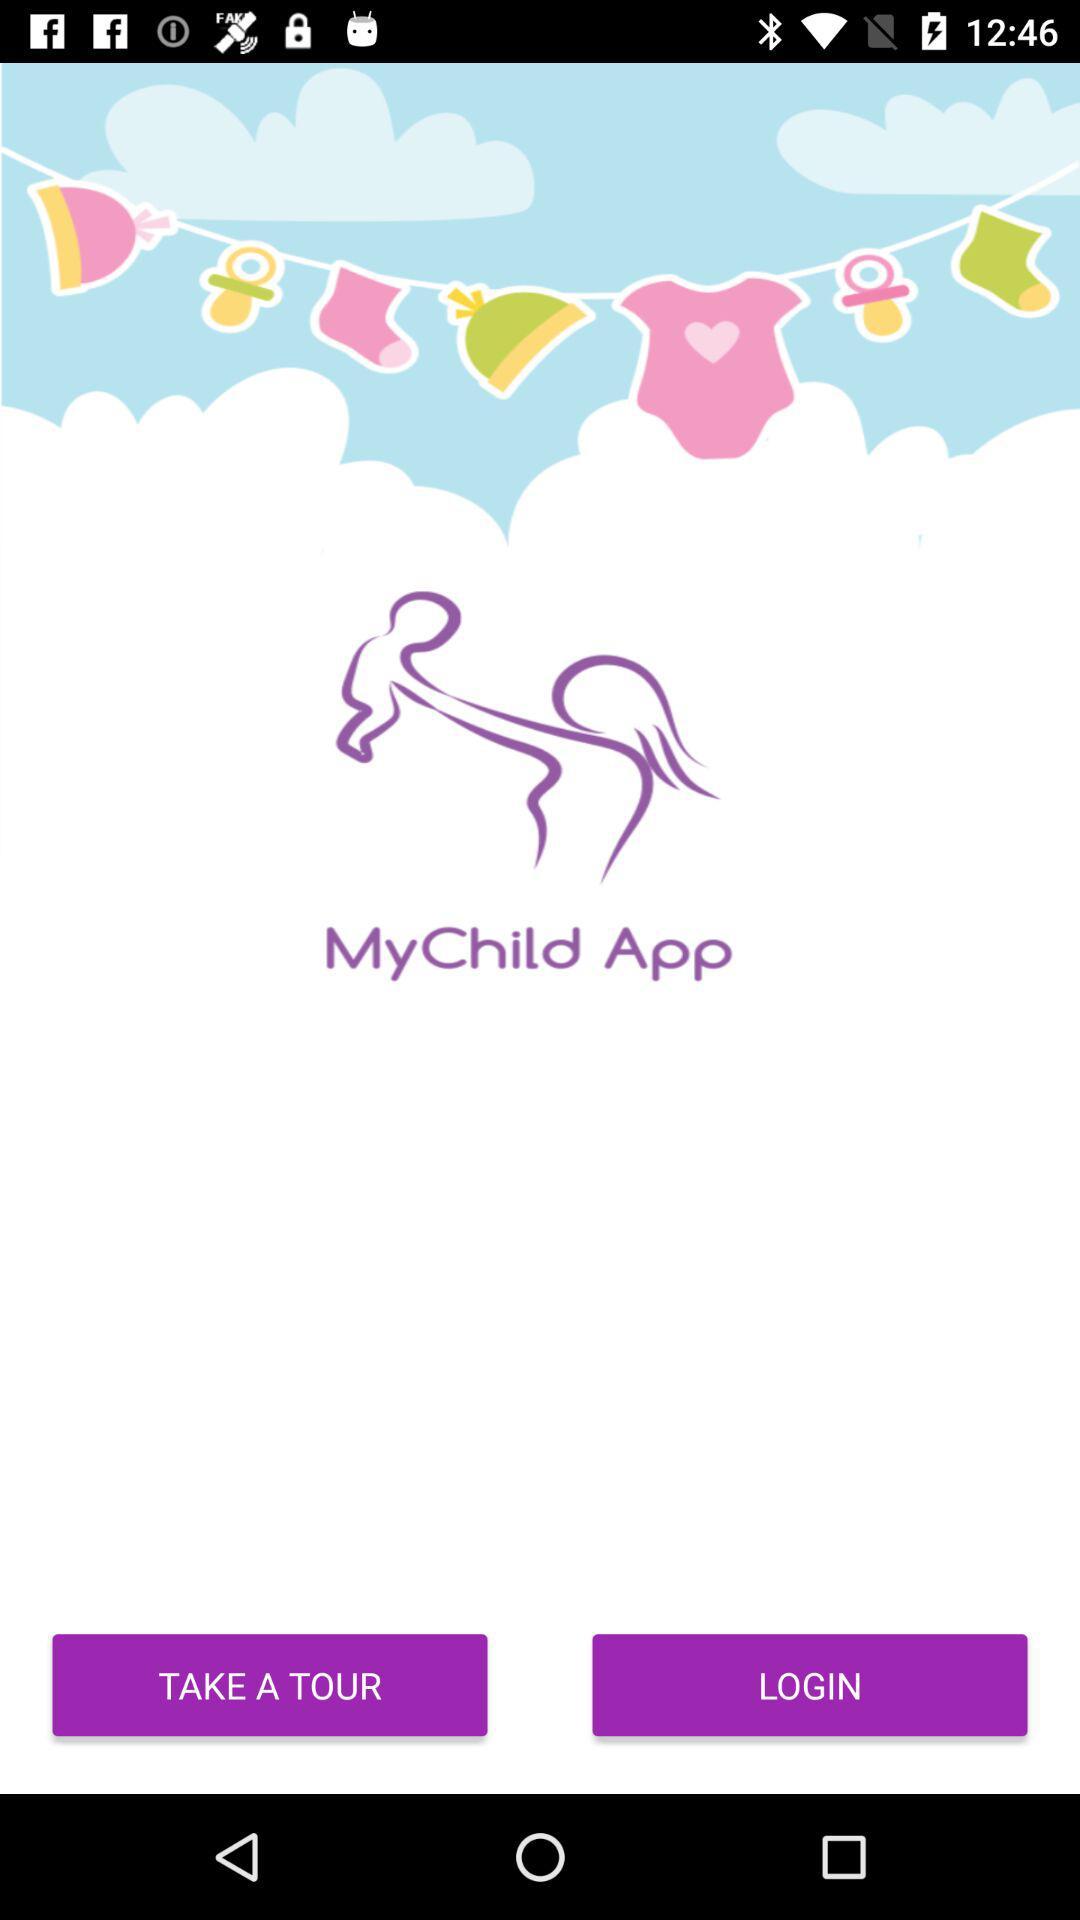  I want to click on login, so click(810, 1684).